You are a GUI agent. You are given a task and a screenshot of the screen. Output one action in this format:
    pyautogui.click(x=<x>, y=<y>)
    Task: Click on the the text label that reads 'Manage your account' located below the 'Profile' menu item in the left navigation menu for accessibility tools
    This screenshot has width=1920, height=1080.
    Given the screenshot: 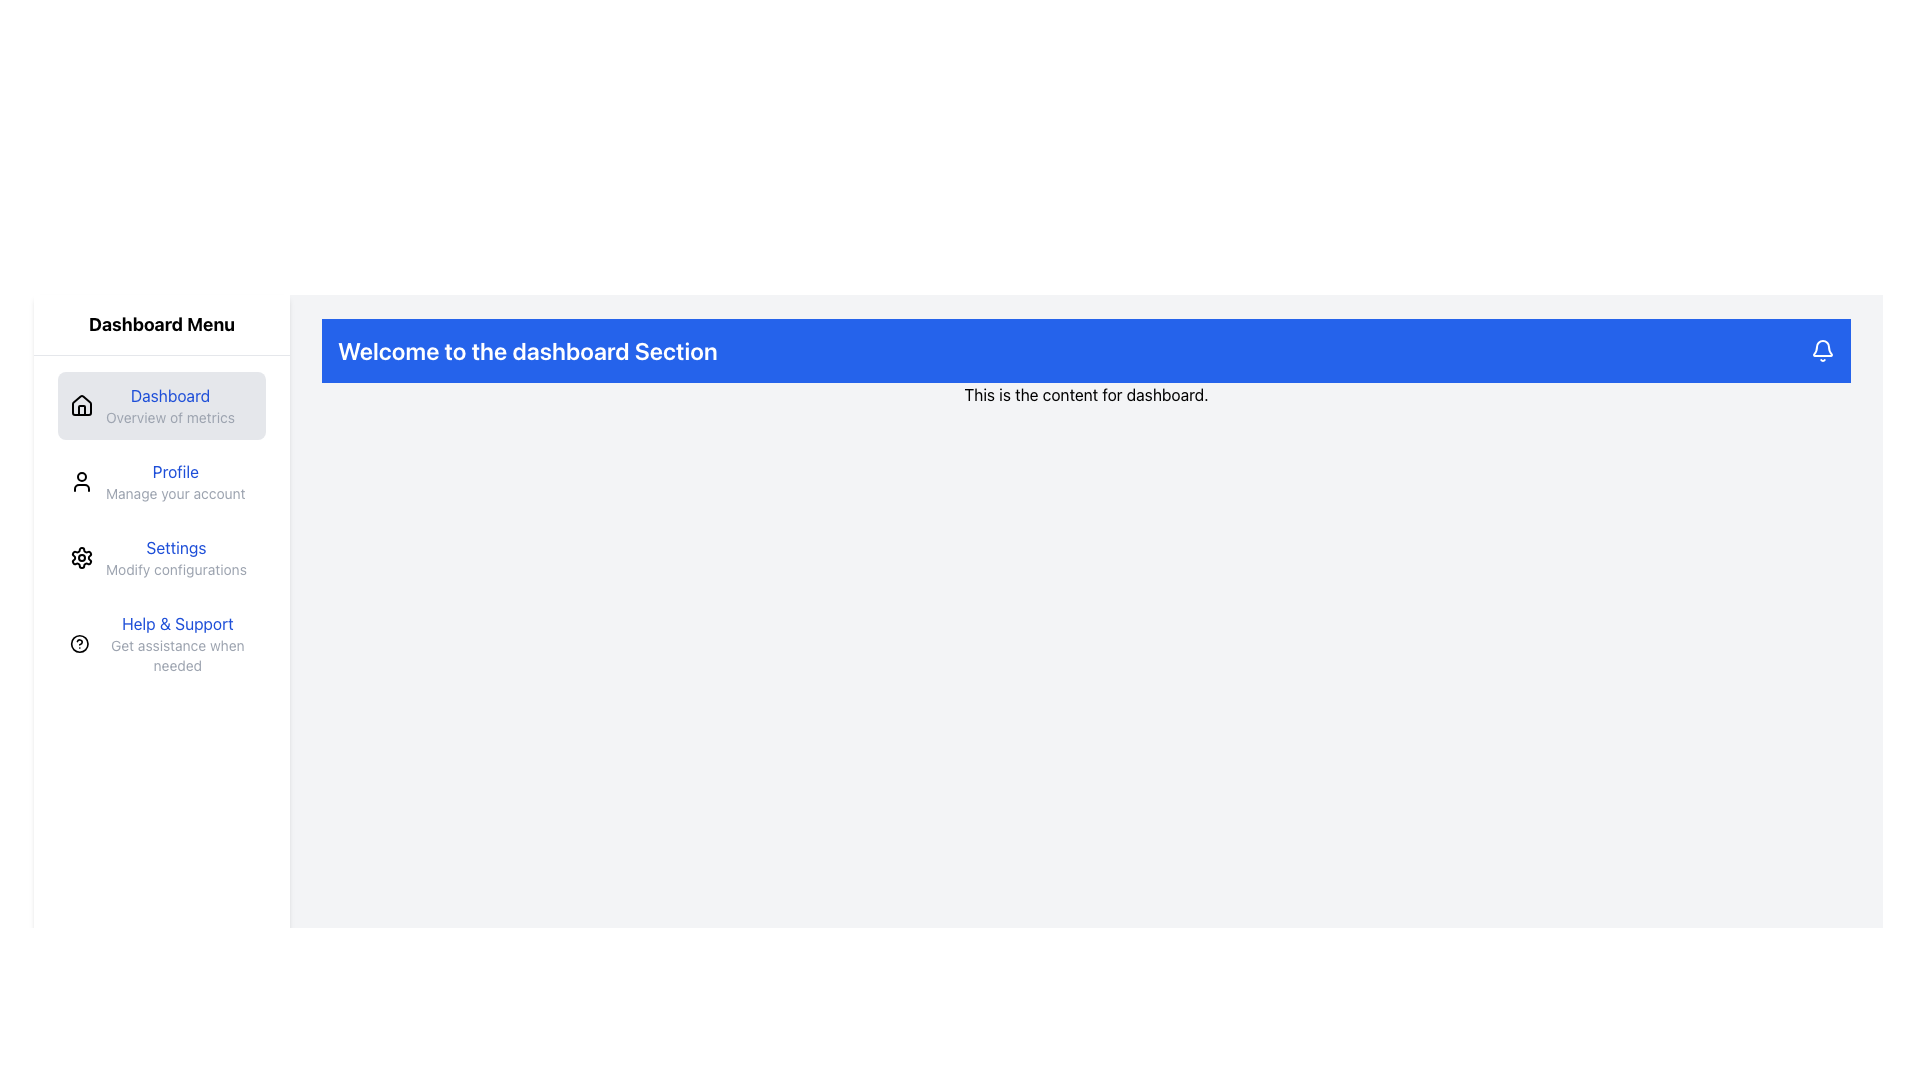 What is the action you would take?
    pyautogui.click(x=175, y=493)
    